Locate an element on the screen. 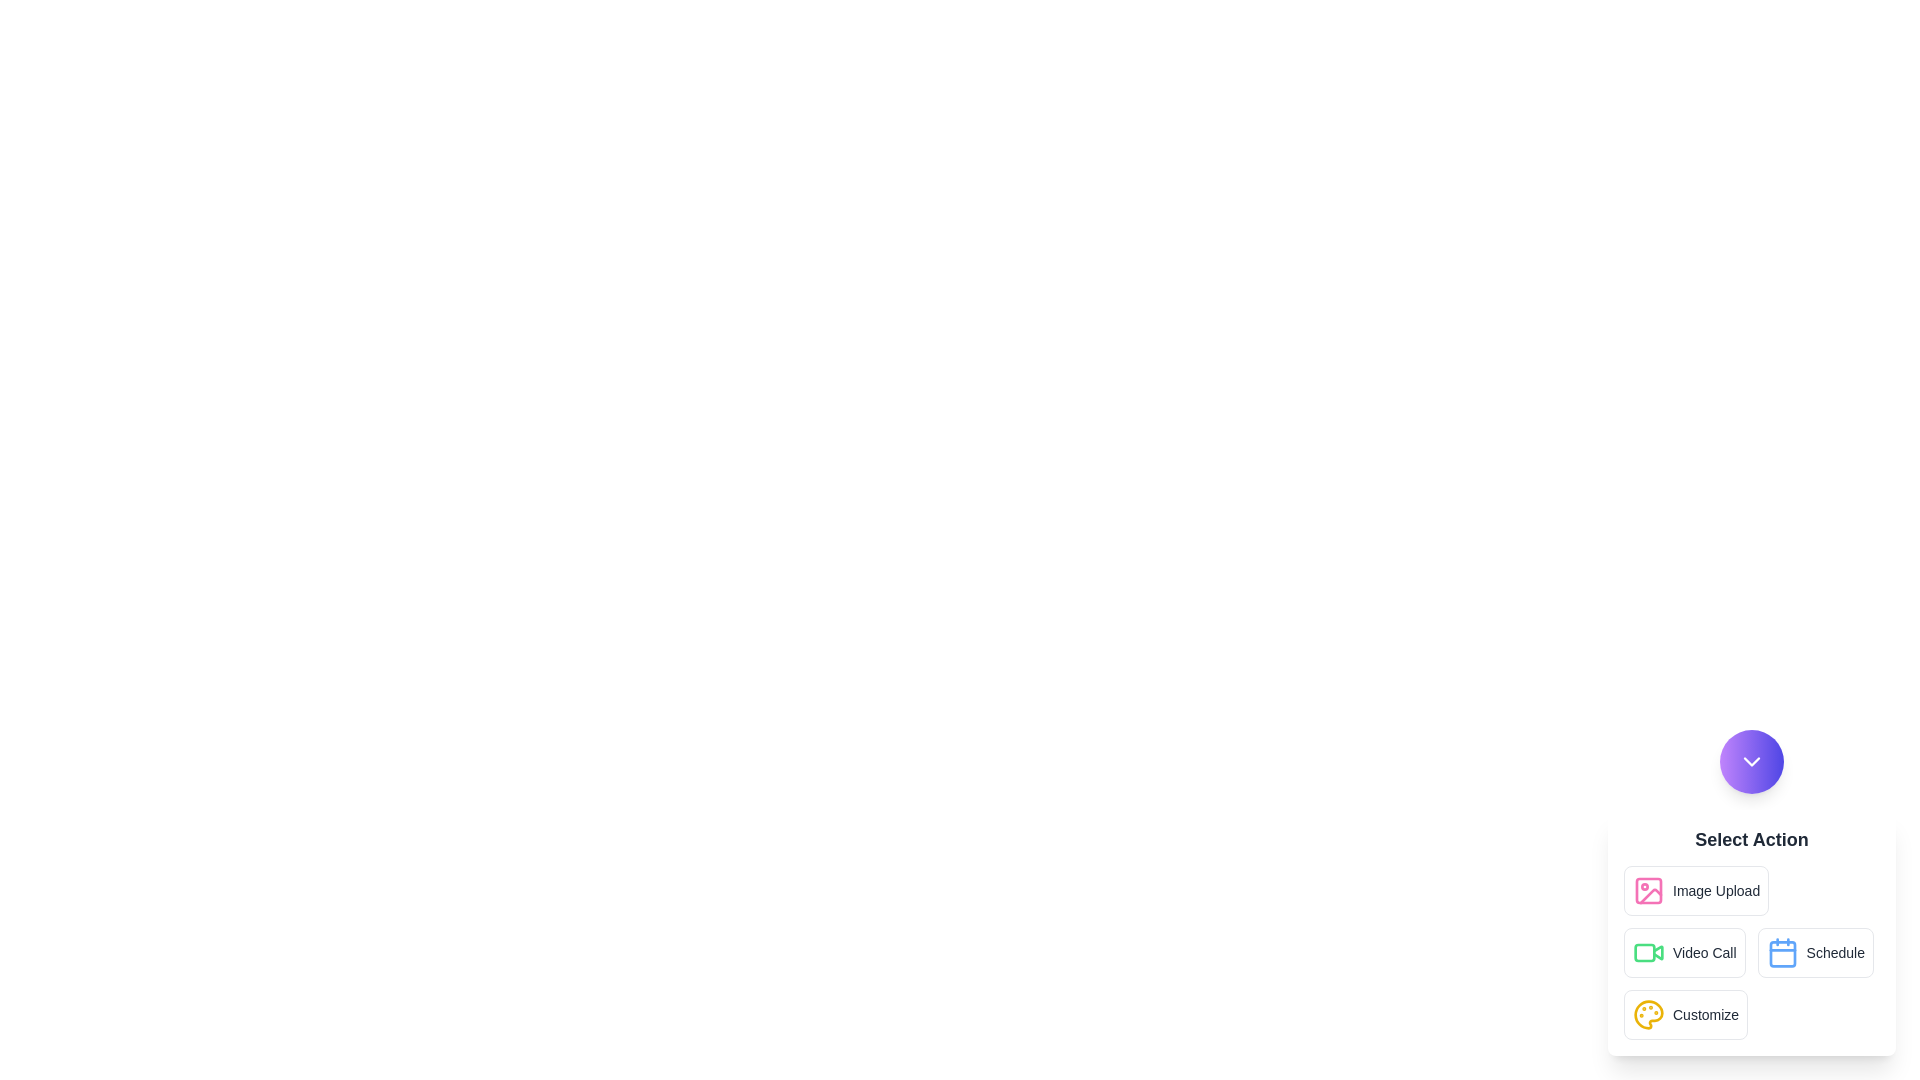  the pink icon resembling a sun or moon within the 'Image Upload' button located at the top left of the action buttons panel is located at coordinates (1649, 890).